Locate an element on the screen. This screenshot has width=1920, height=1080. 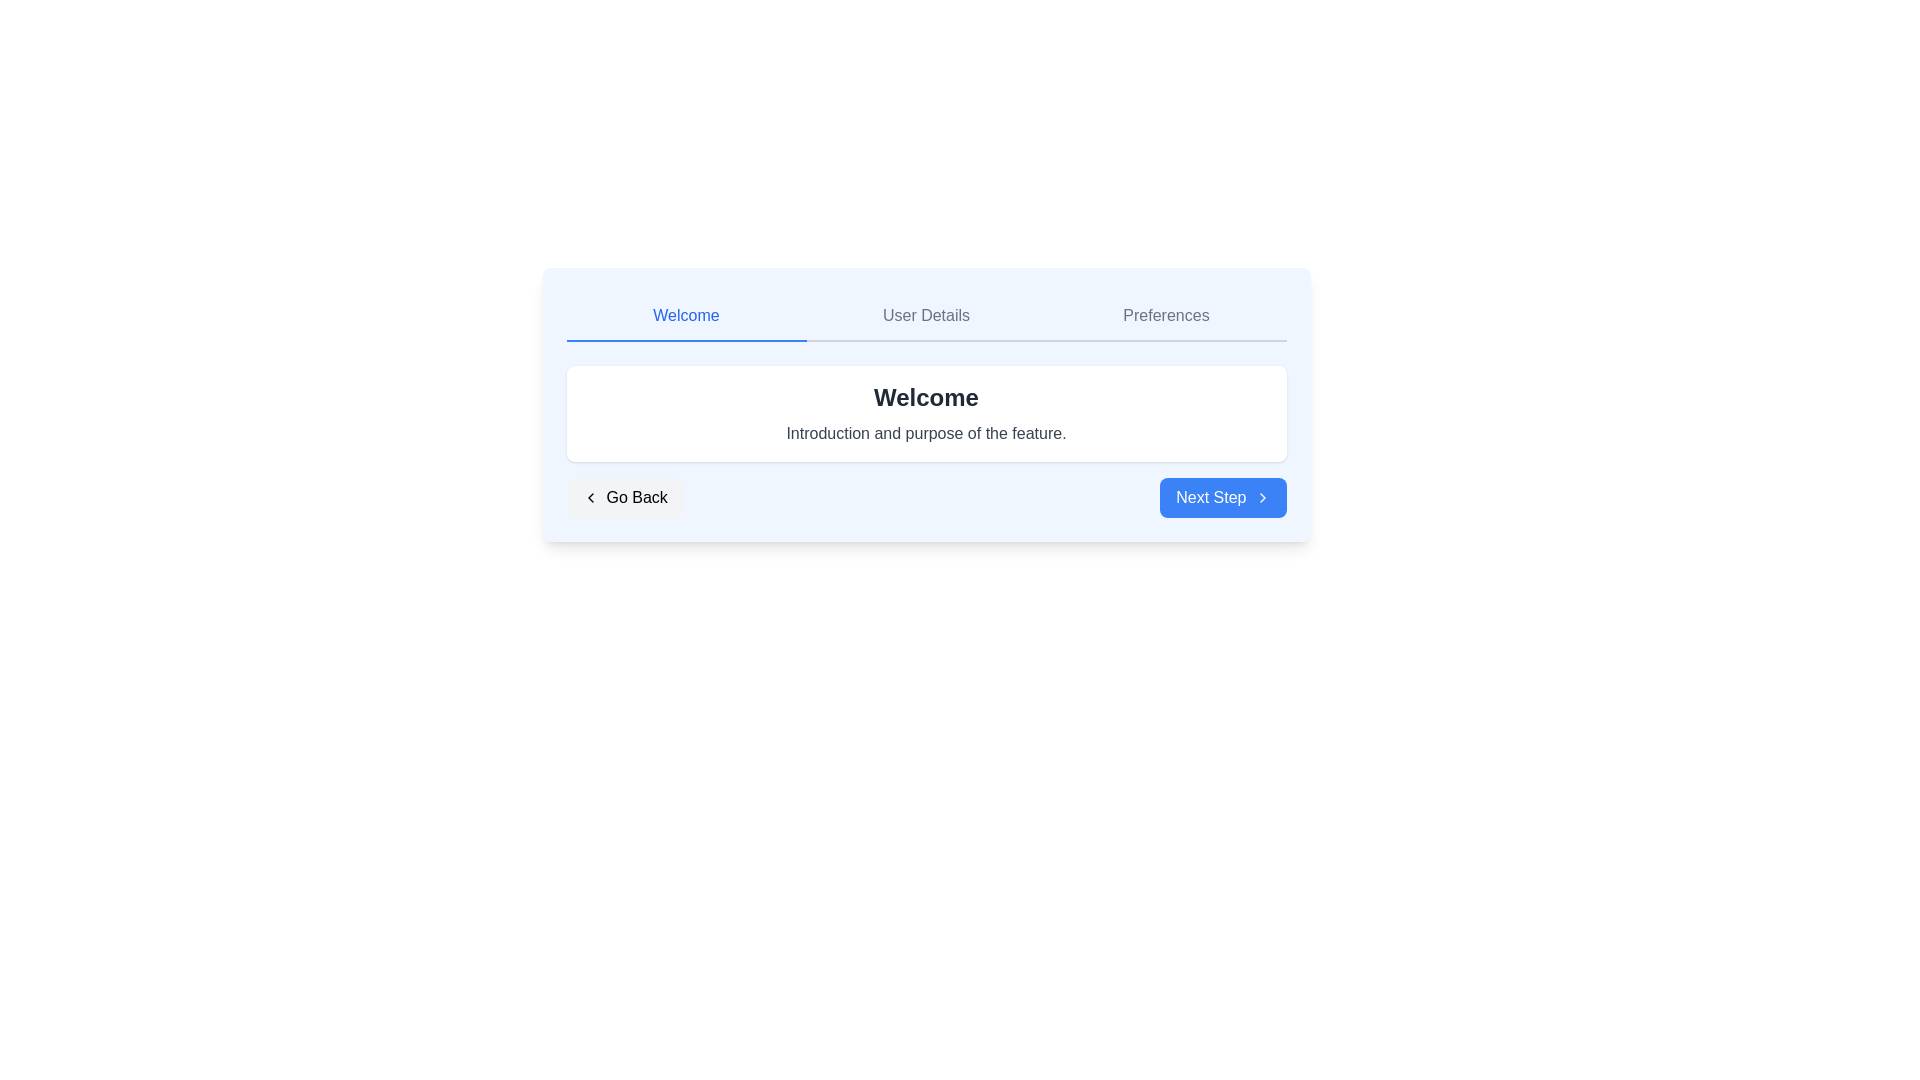
the static text label providing introductory information about a feature, located directly below the 'Welcome' heading within a rounded white box is located at coordinates (925, 433).